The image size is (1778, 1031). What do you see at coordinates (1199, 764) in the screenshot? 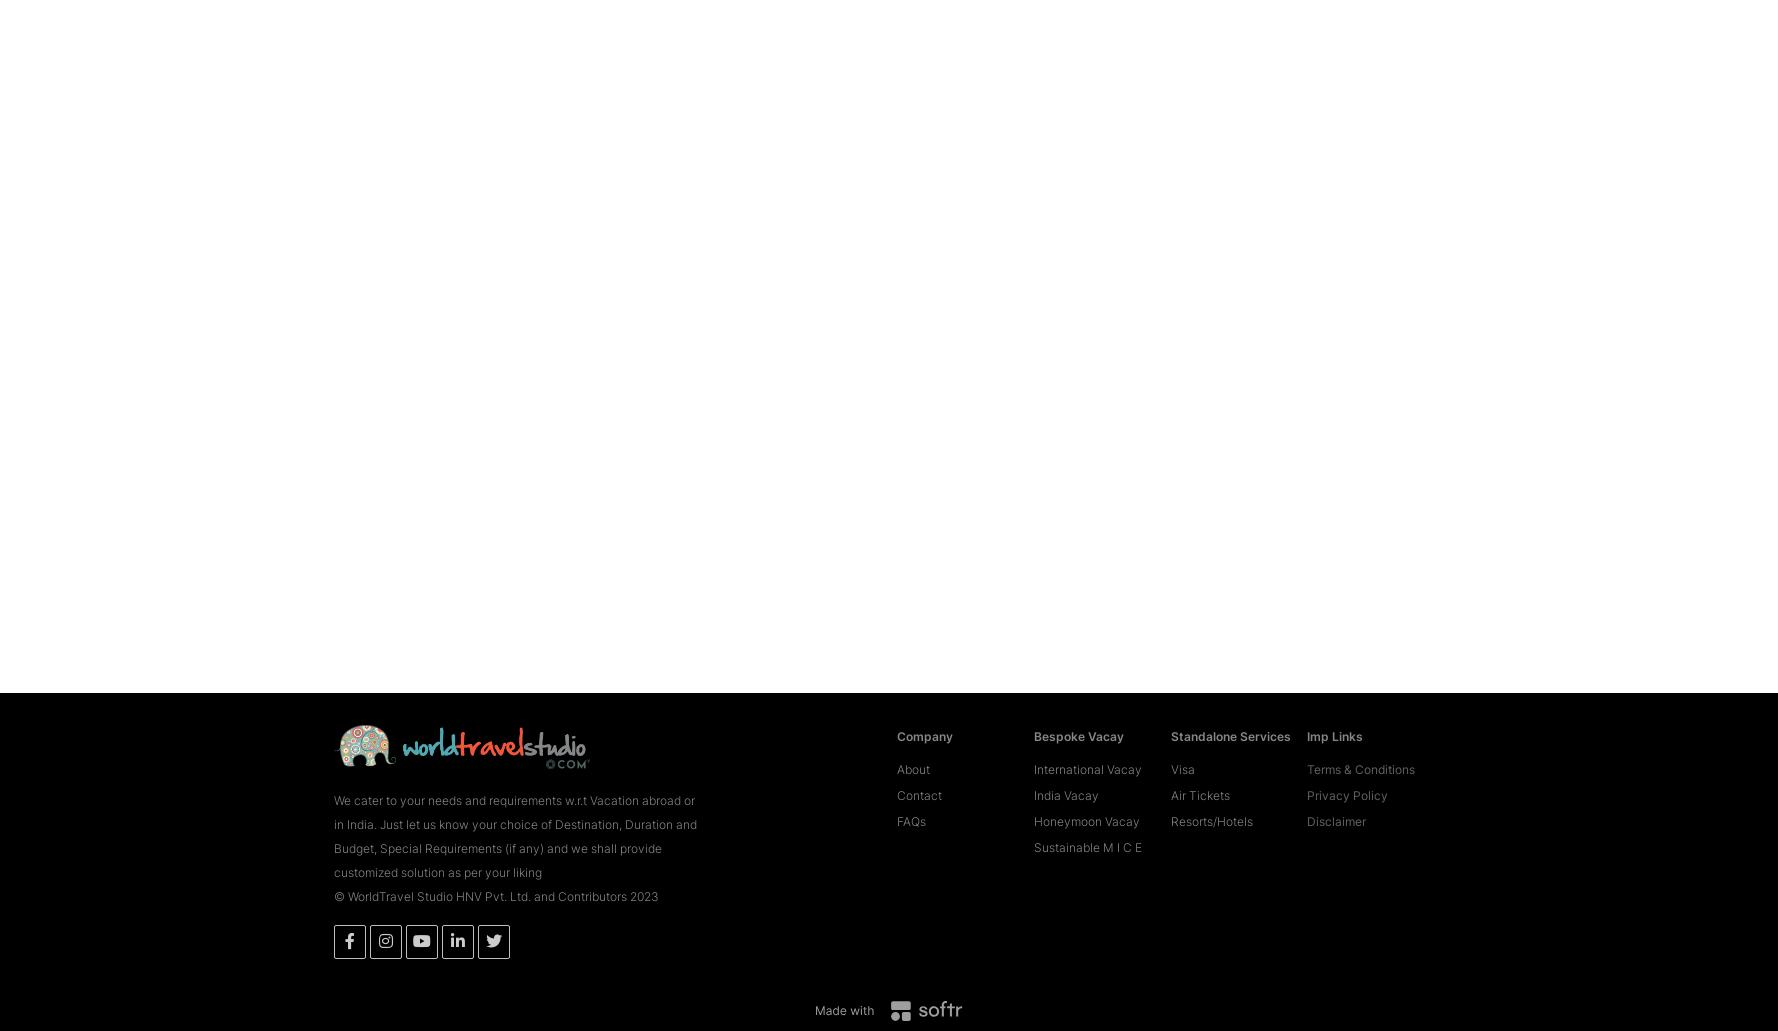
I see `'Air Tickets'` at bounding box center [1199, 764].